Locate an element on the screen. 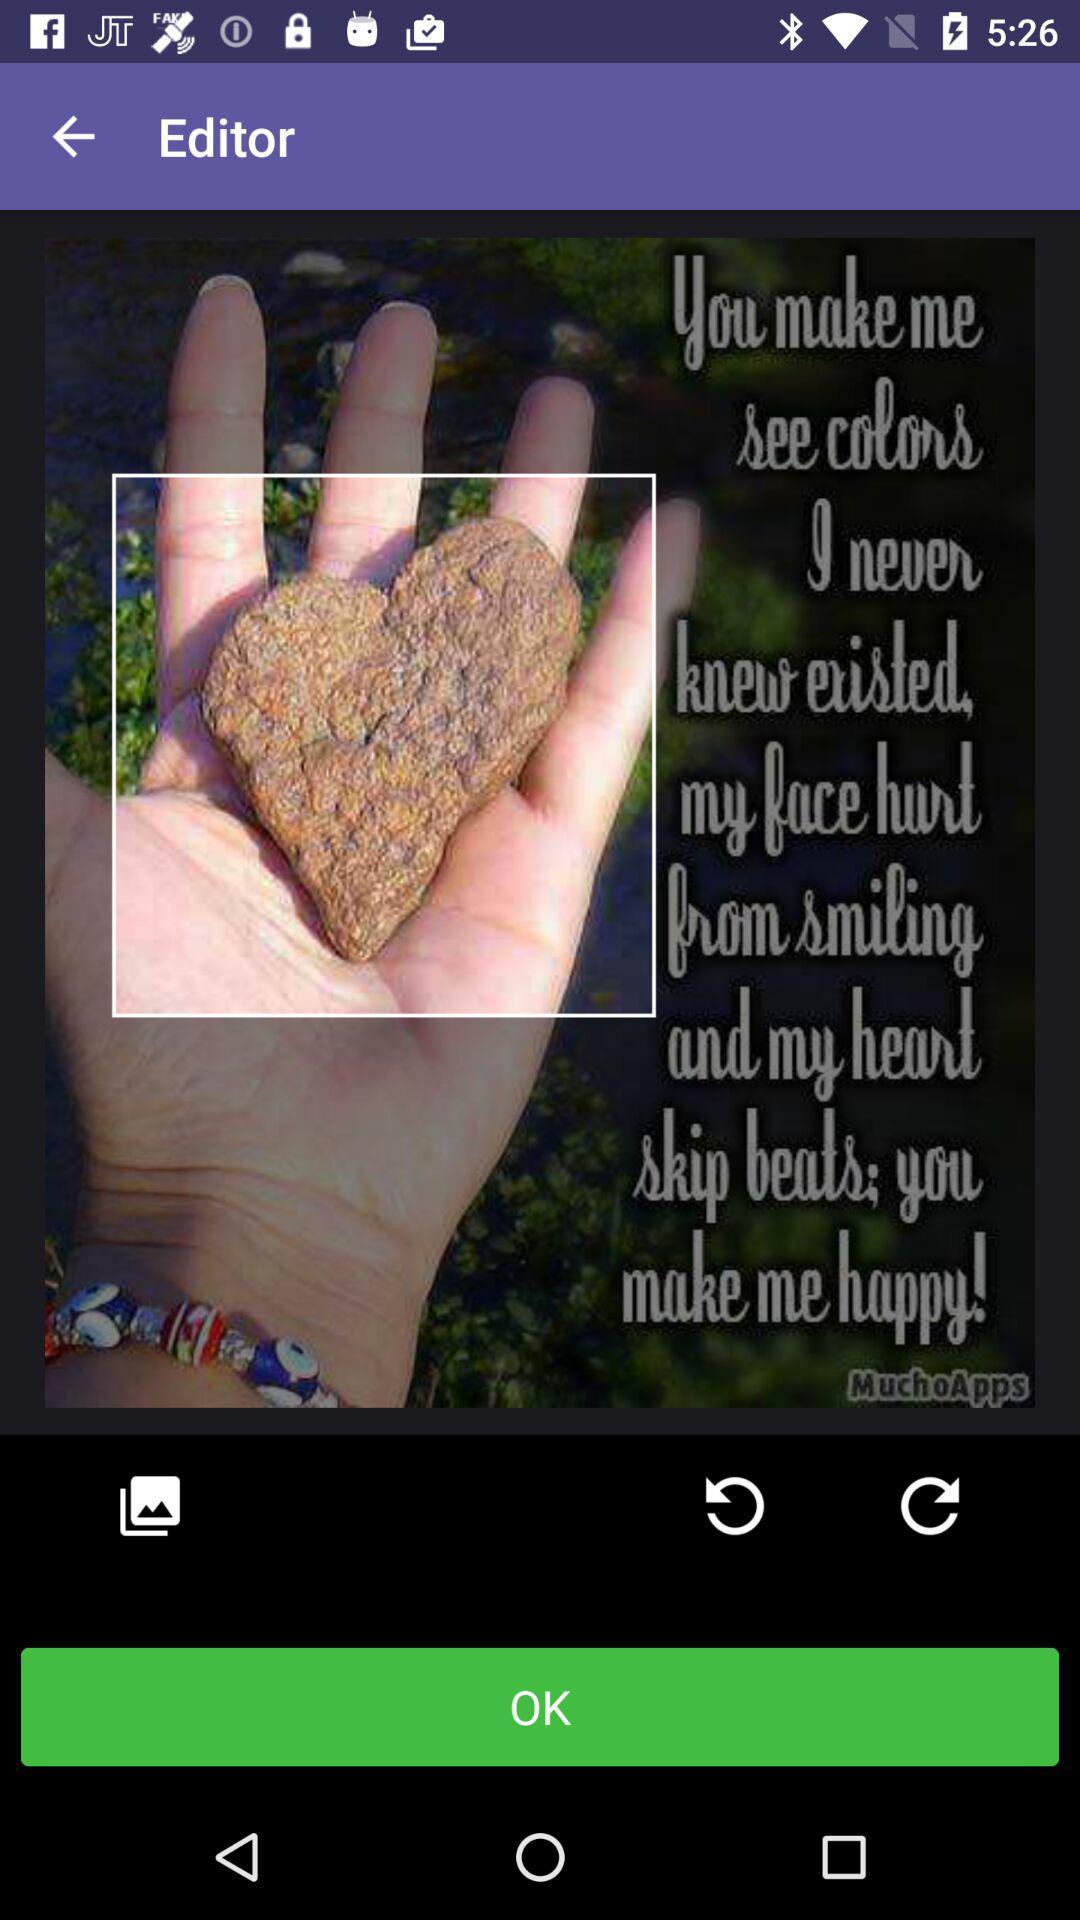 The height and width of the screenshot is (1920, 1080). the wallpaper icon is located at coordinates (149, 1506).